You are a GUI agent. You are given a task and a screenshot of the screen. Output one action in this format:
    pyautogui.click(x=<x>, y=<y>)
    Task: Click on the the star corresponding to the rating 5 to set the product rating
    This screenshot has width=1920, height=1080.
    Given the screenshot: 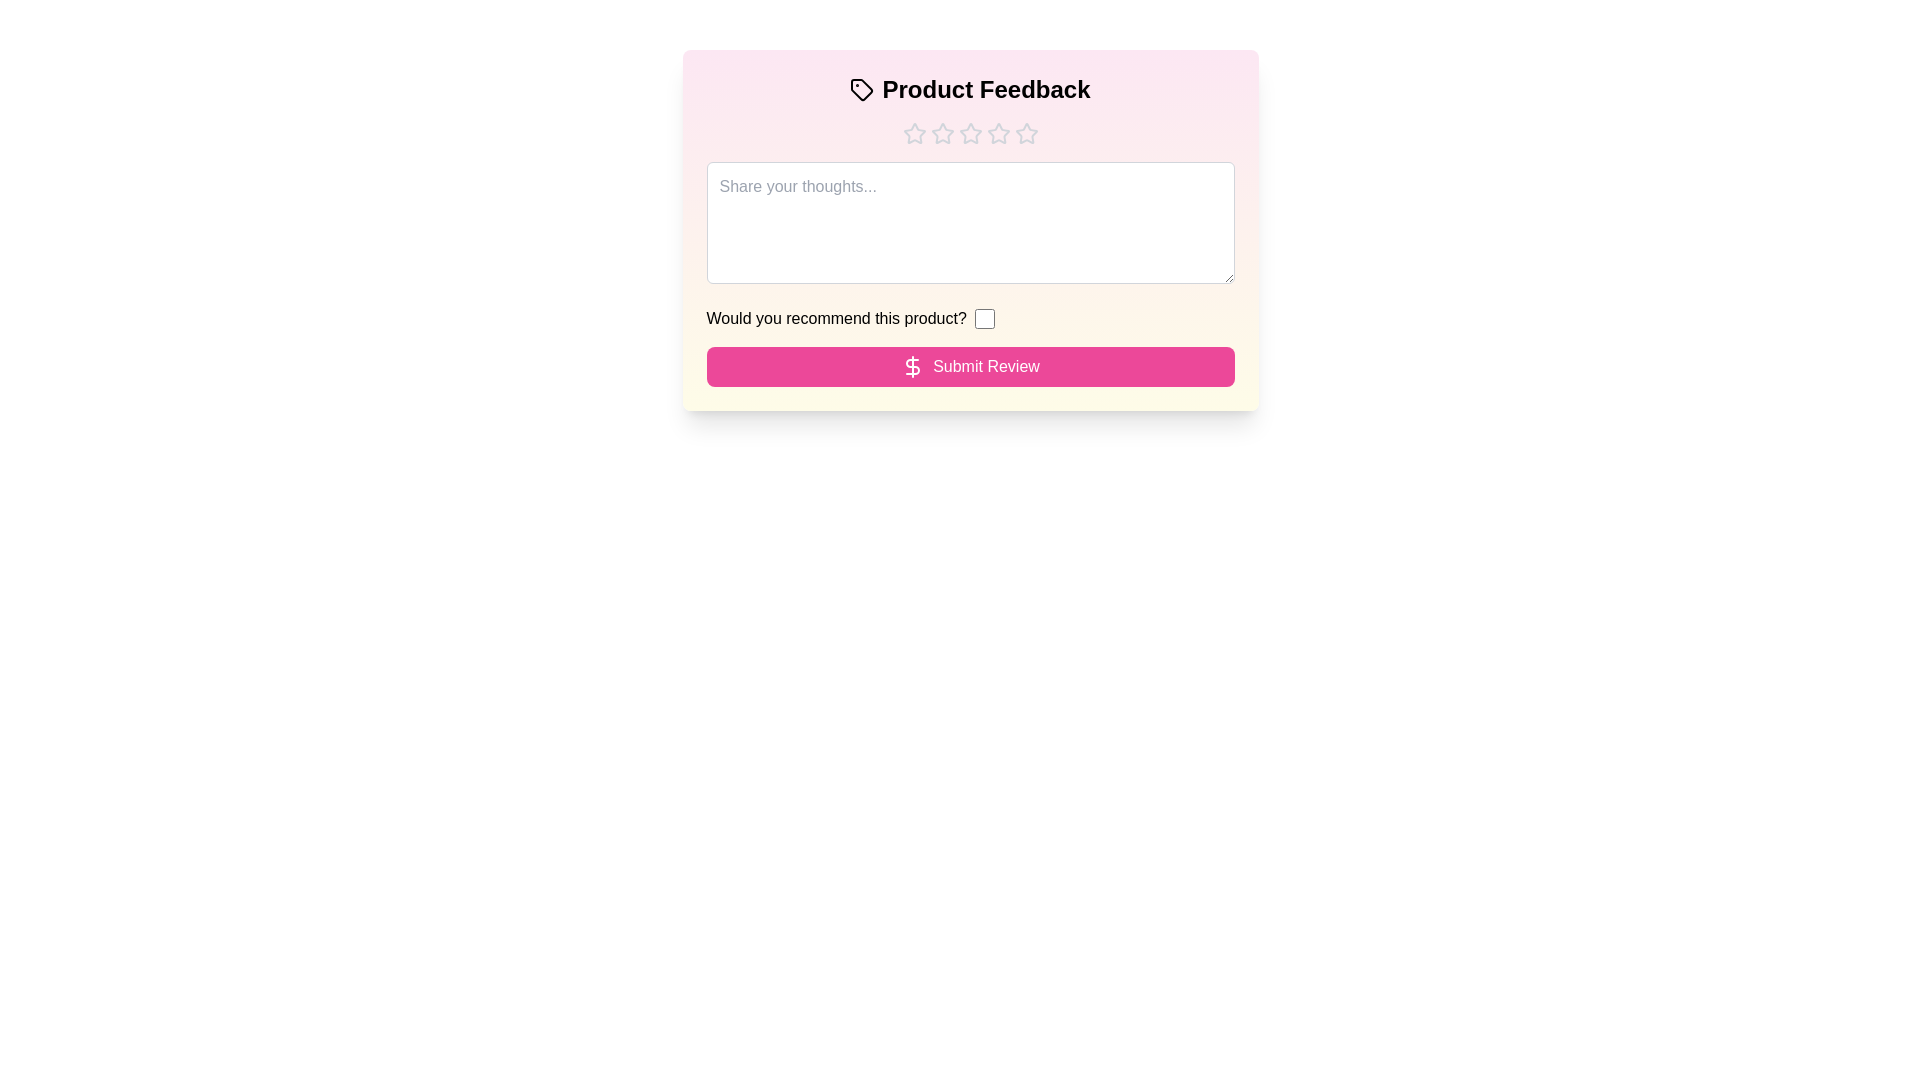 What is the action you would take?
    pyautogui.click(x=1026, y=134)
    